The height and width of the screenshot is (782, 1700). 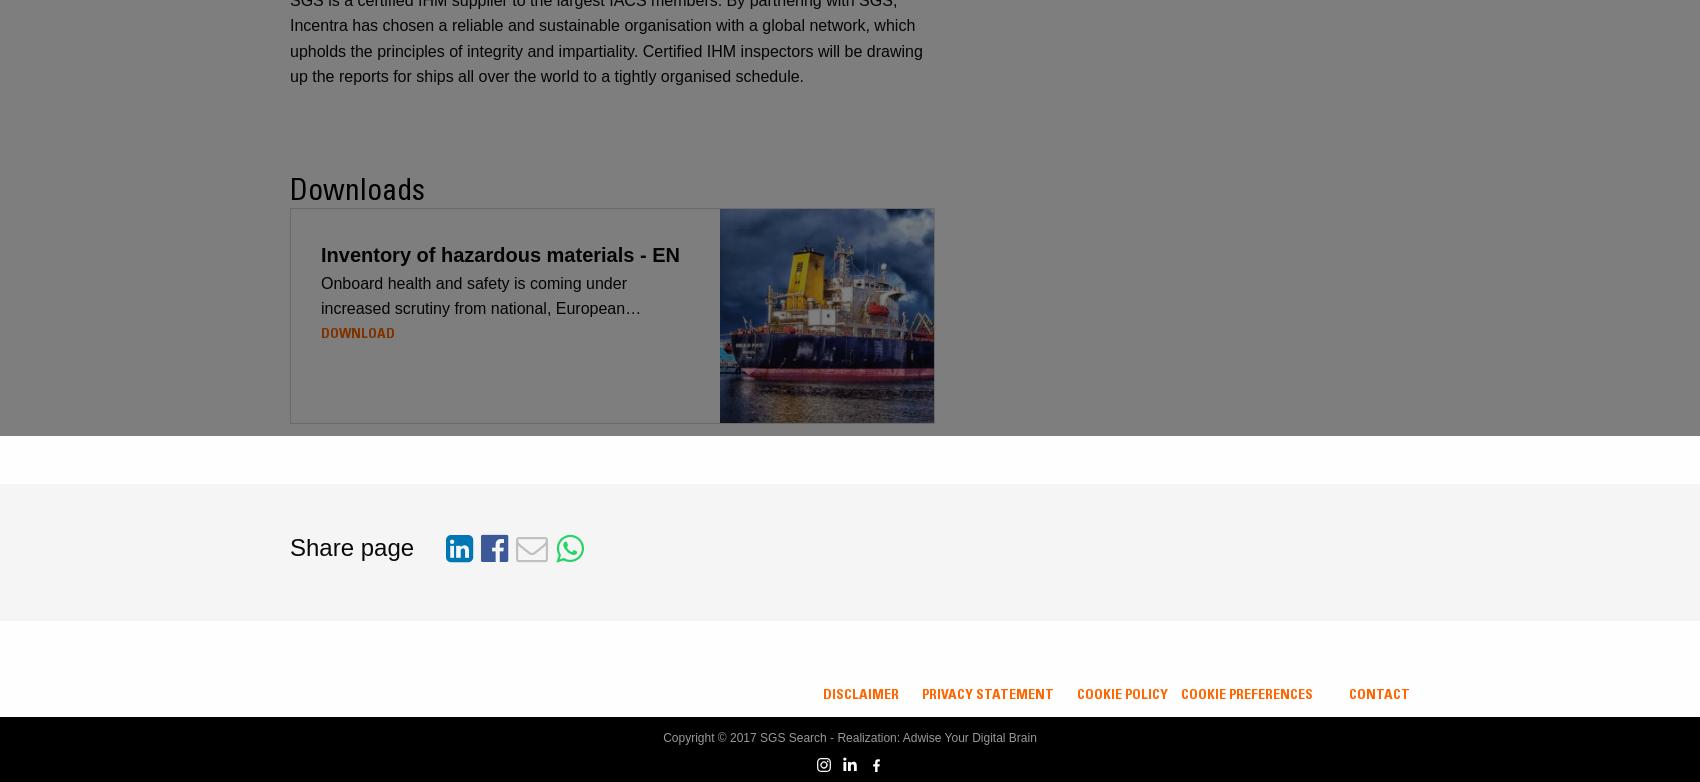 What do you see at coordinates (351, 546) in the screenshot?
I see `'Share page'` at bounding box center [351, 546].